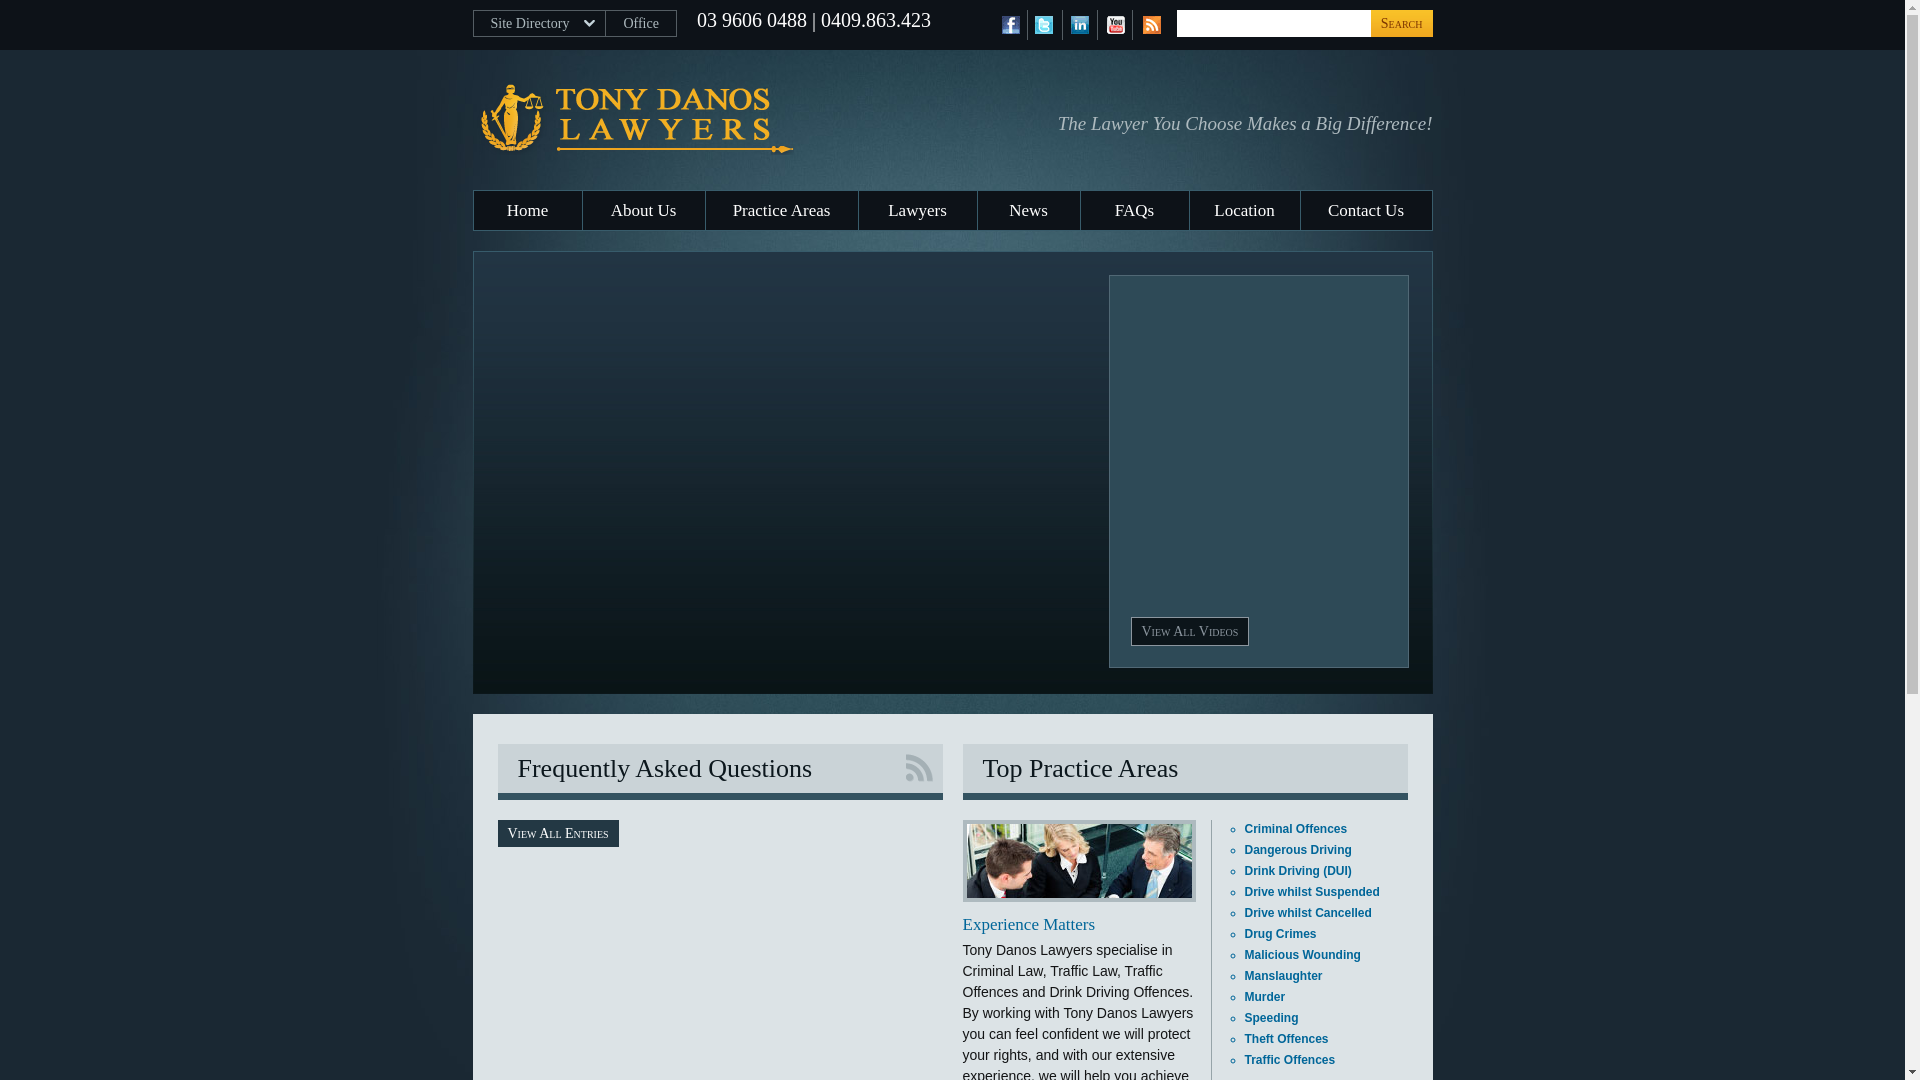  What do you see at coordinates (1286, 1037) in the screenshot?
I see `'Theft Offences'` at bounding box center [1286, 1037].